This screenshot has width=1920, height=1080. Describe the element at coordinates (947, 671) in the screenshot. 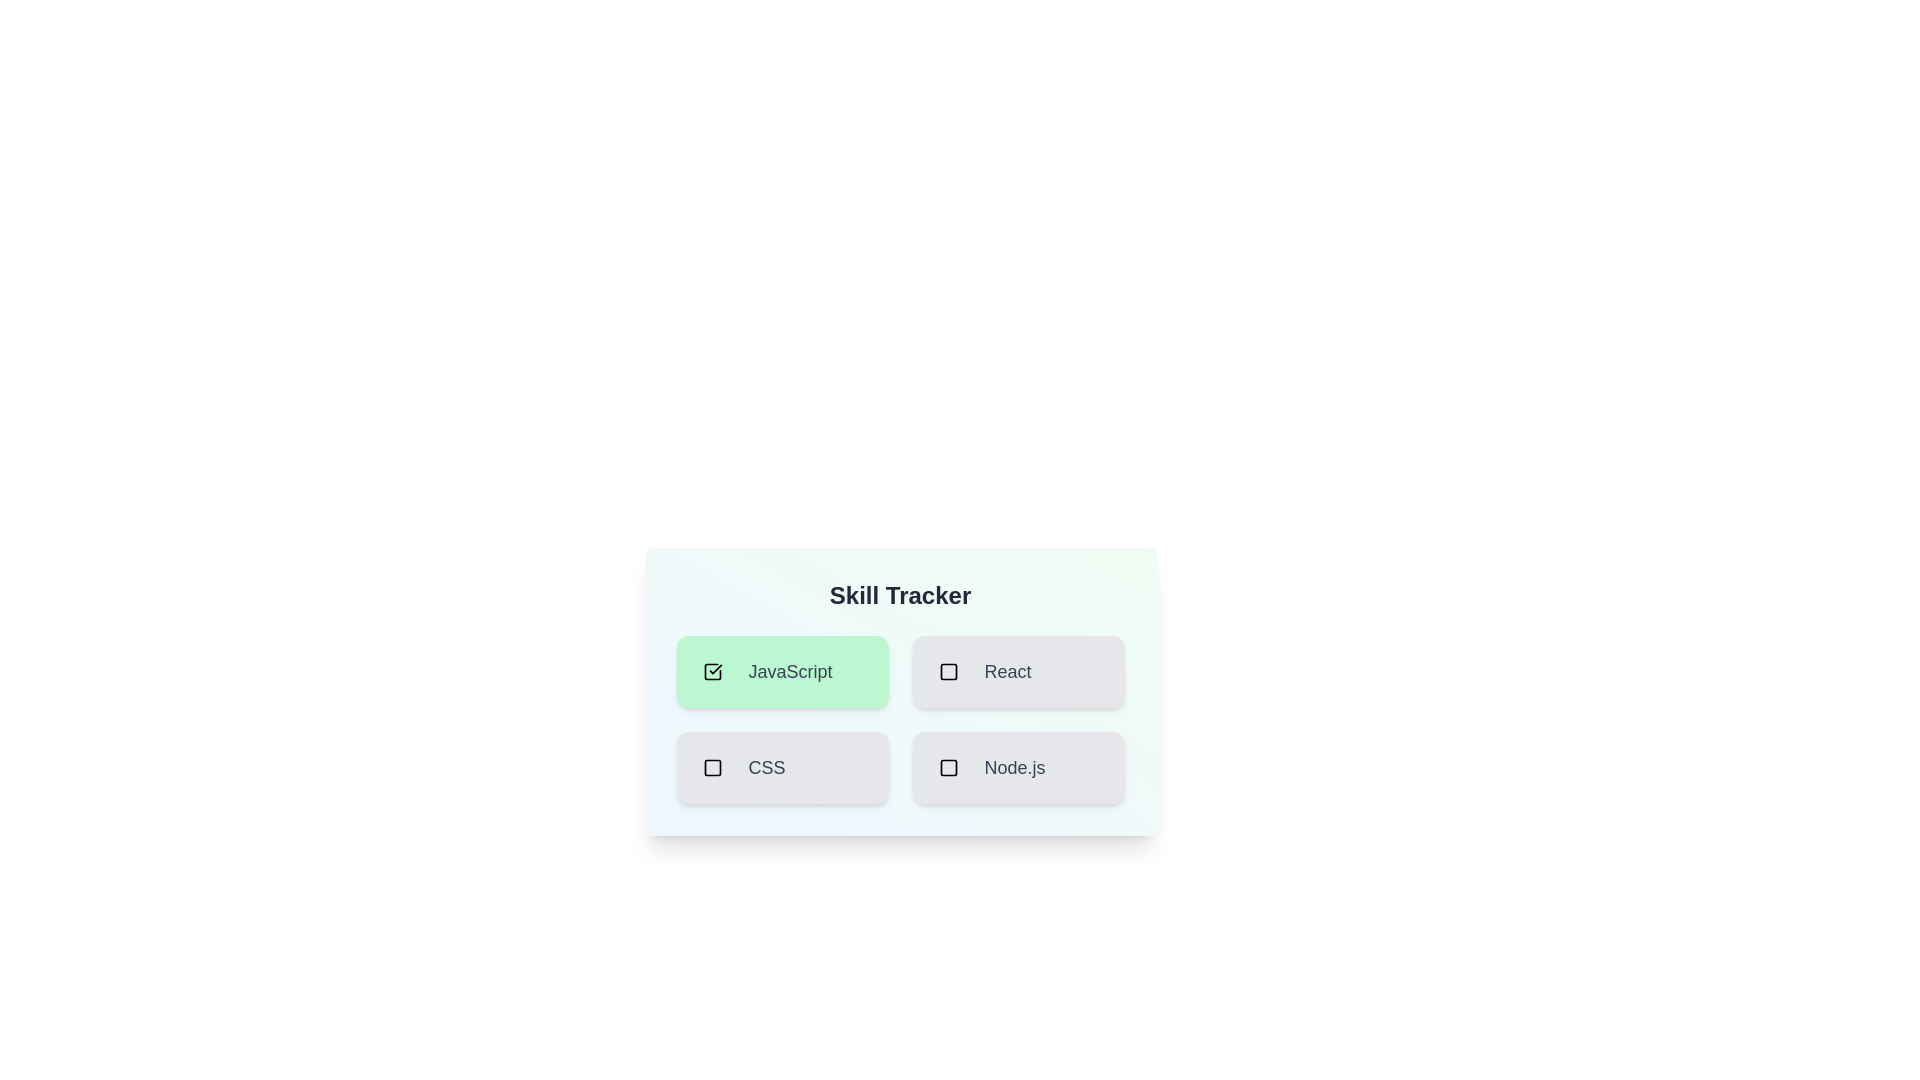

I see `the skill React by clicking its checkbox` at that location.